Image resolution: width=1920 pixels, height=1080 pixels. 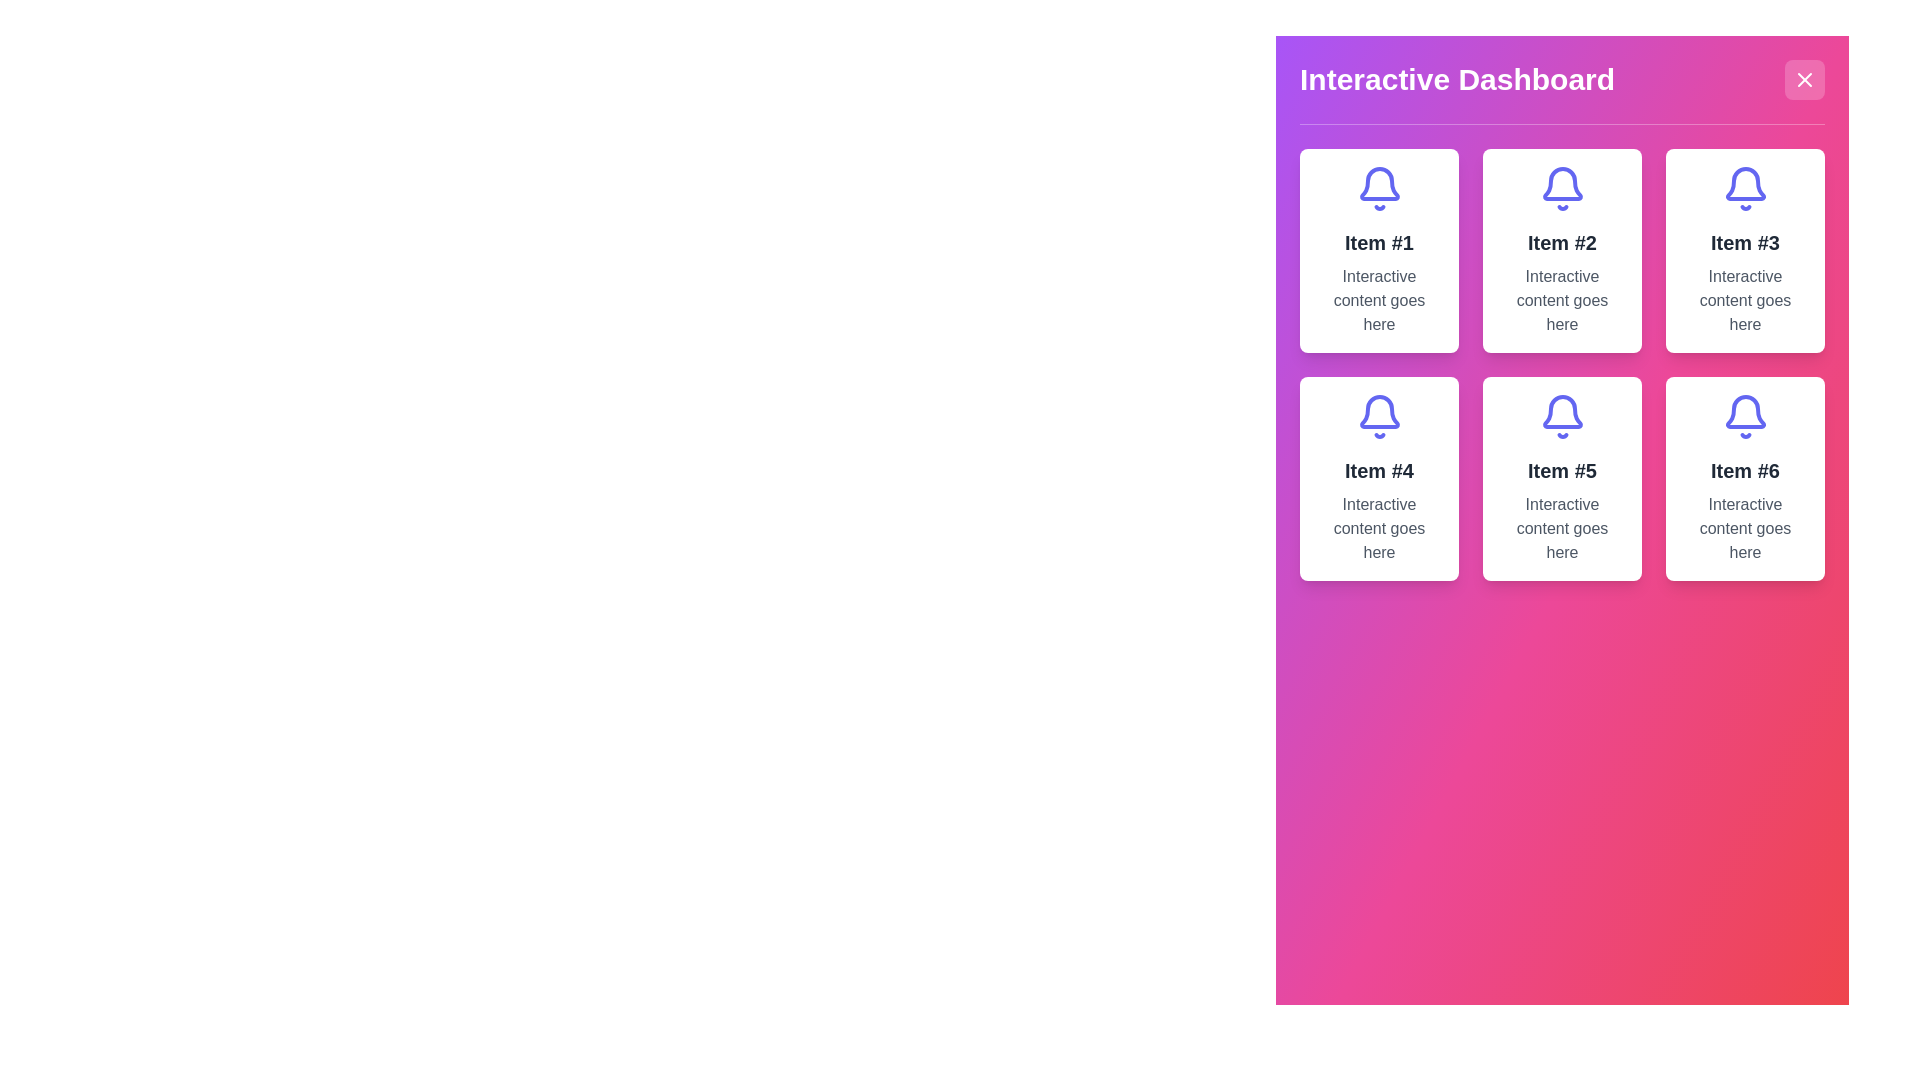 I want to click on the second text block within the card labeled 'Item #5', located in the bottom-right group of a 3x2 grid layout, so click(x=1561, y=527).